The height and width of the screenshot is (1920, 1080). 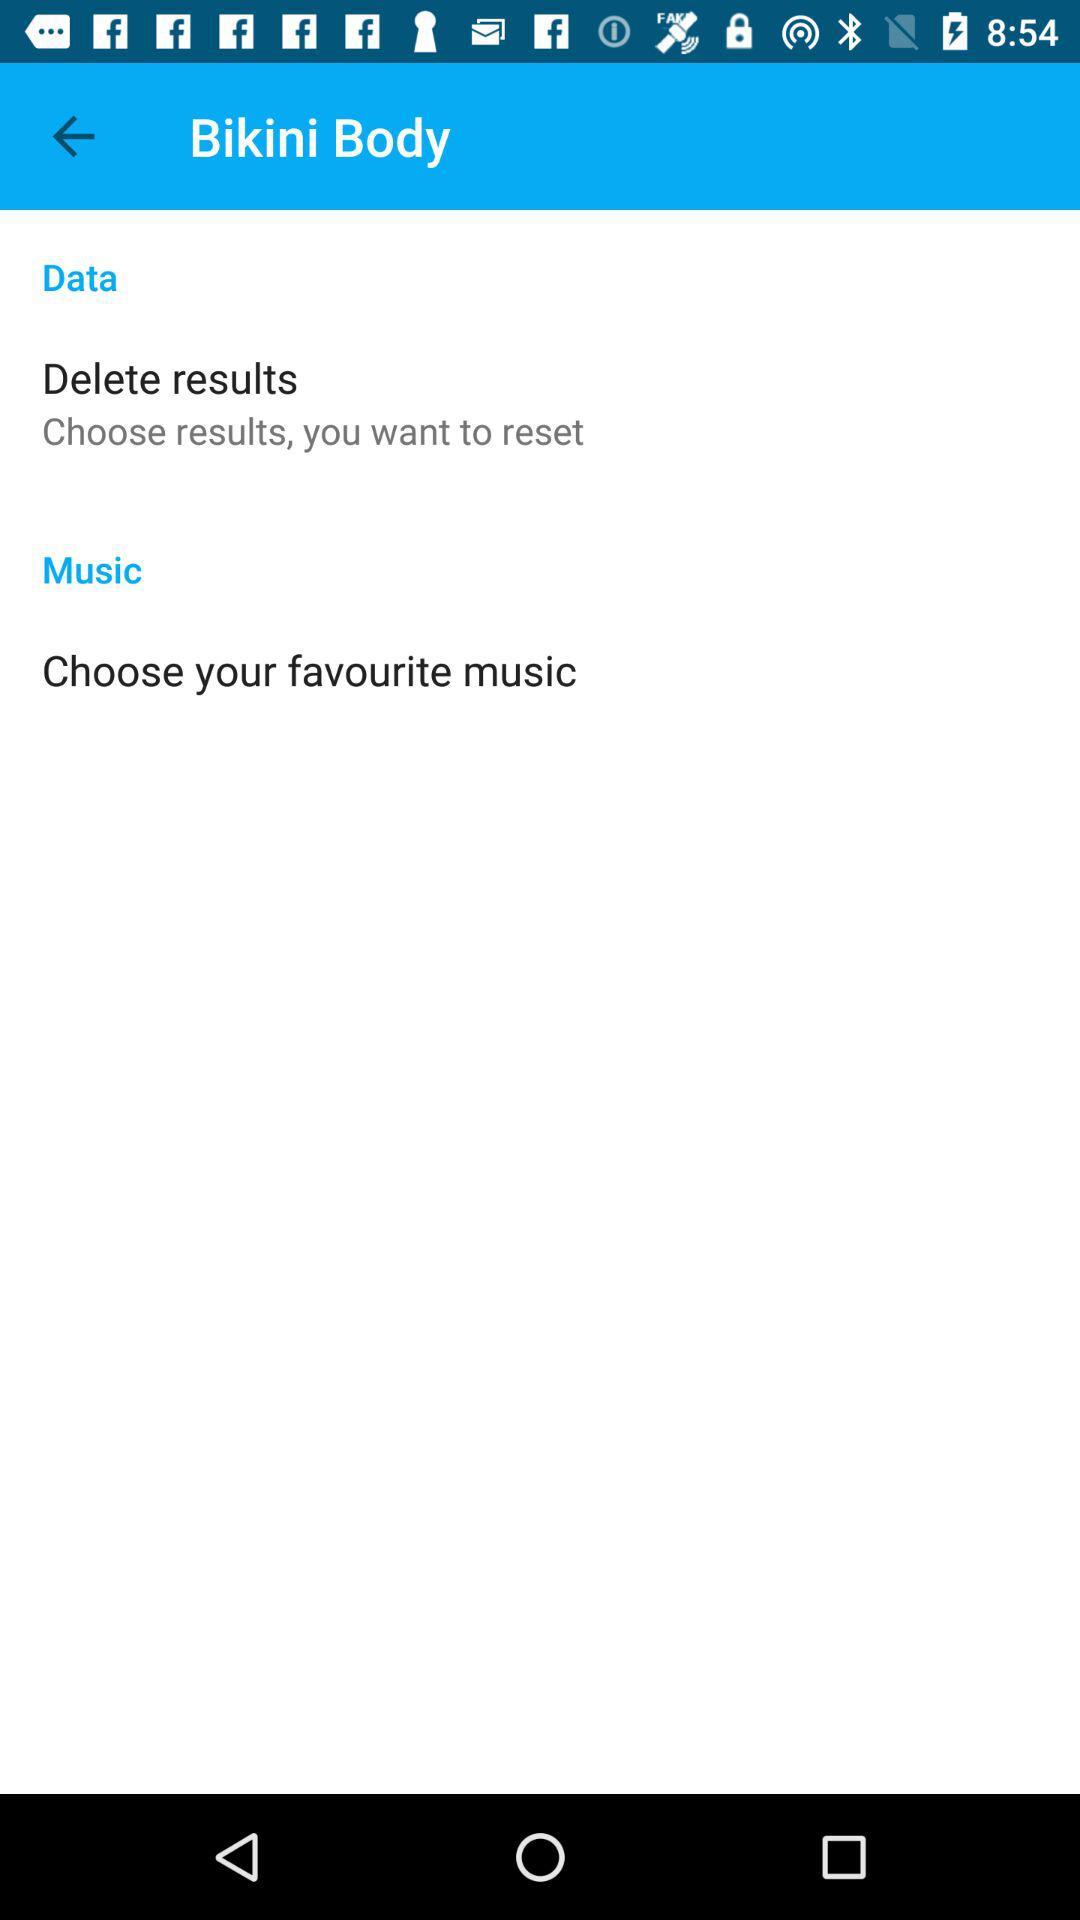 I want to click on the choose results you icon, so click(x=313, y=429).